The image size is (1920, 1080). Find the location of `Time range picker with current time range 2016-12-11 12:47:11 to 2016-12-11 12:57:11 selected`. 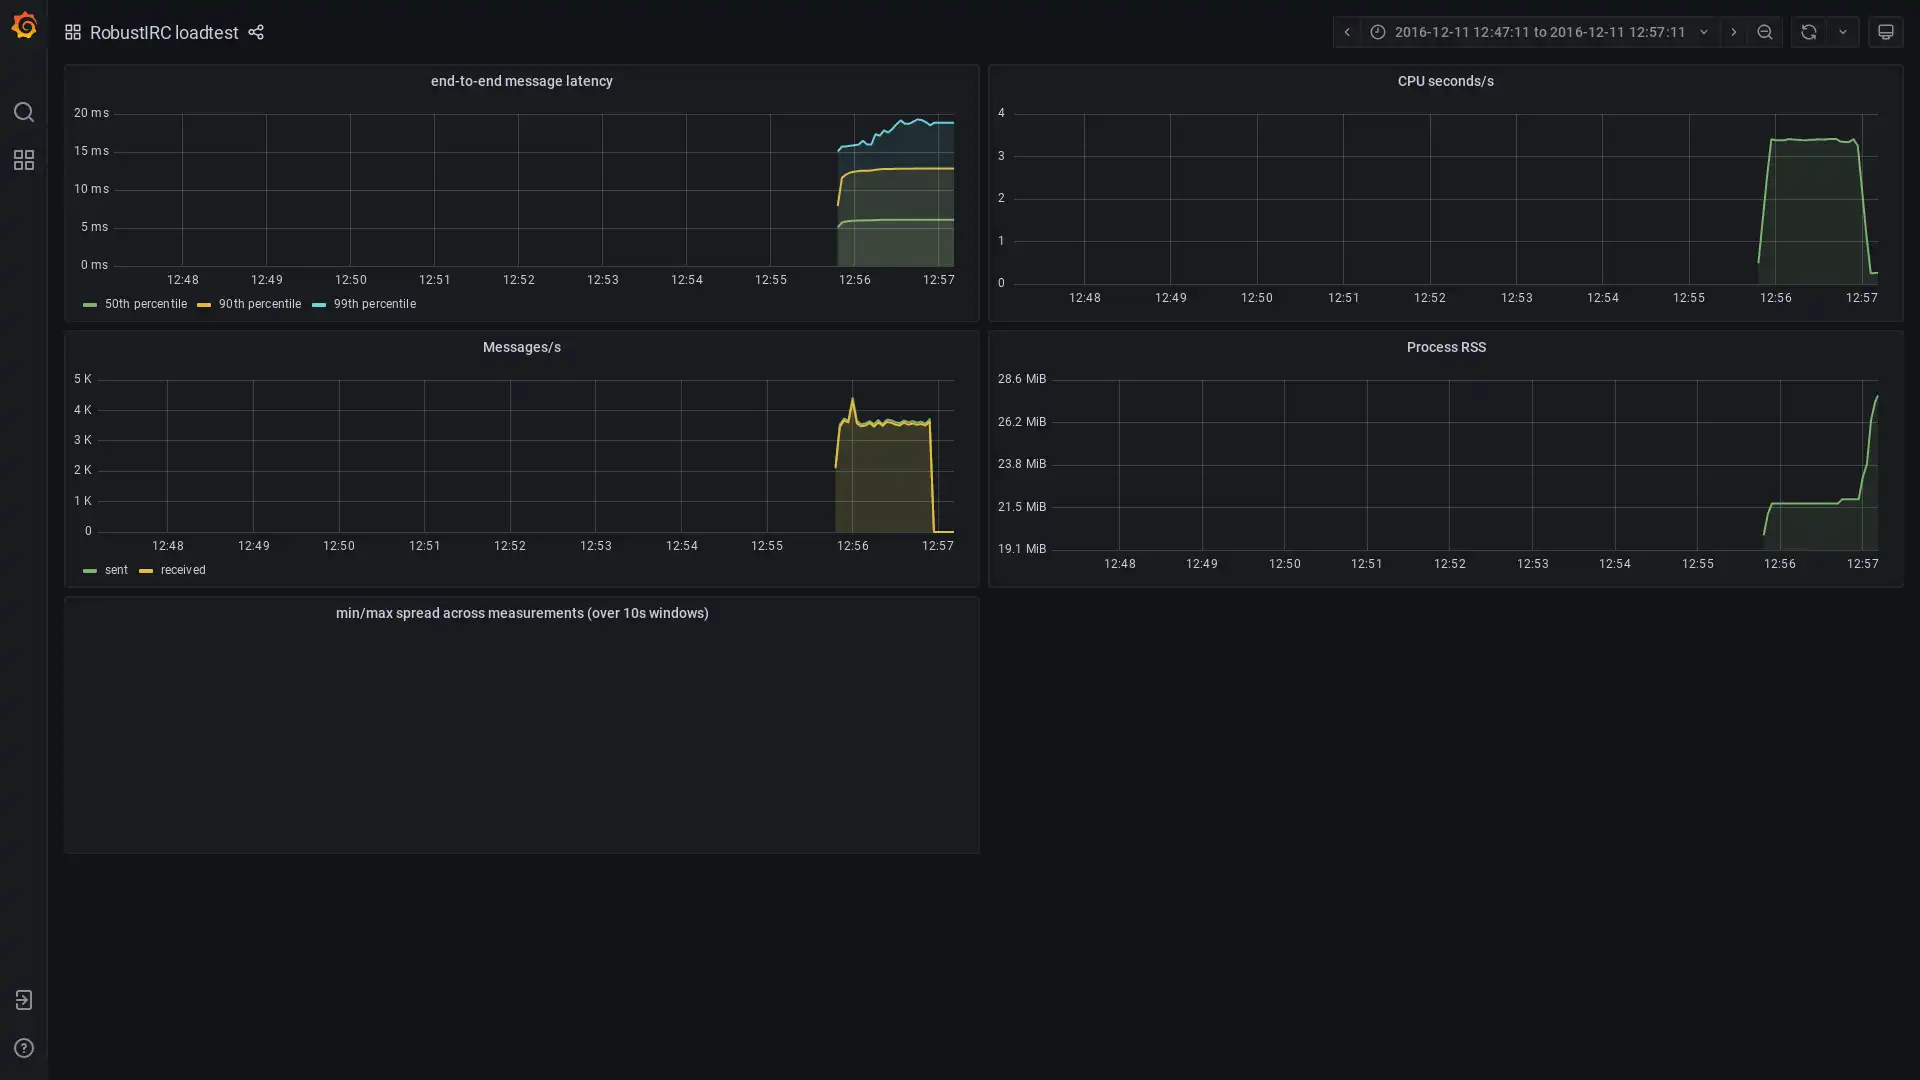

Time range picker with current time range 2016-12-11 12:47:11 to 2016-12-11 12:57:11 selected is located at coordinates (1538, 31).